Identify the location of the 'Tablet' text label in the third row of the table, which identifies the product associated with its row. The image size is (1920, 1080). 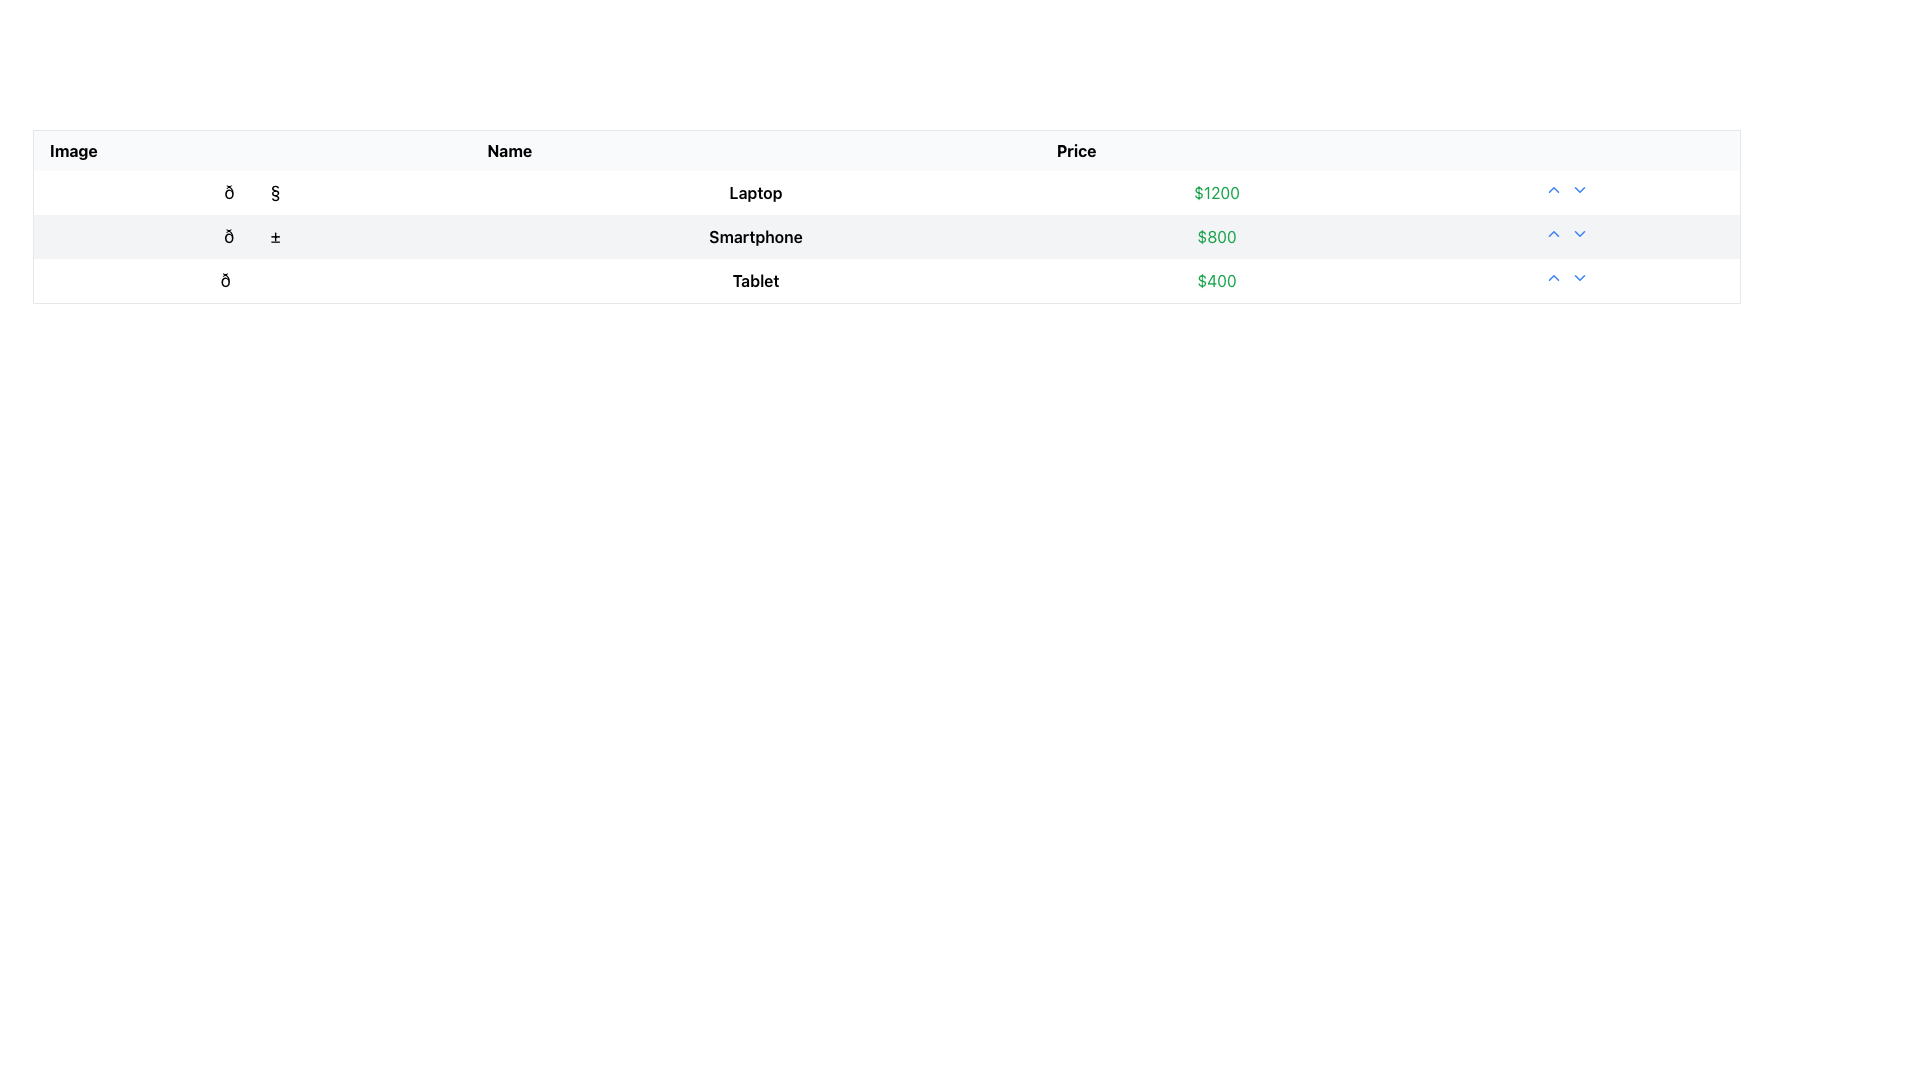
(755, 281).